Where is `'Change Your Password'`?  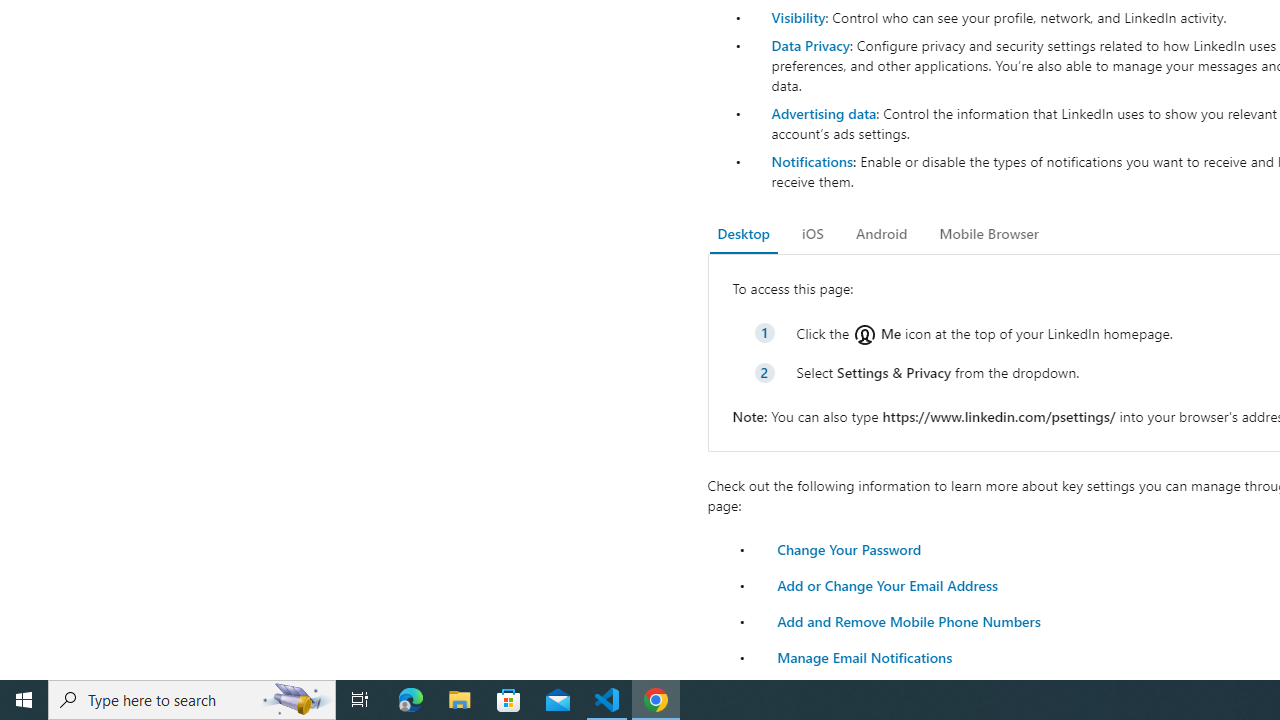
'Change Your Password' is located at coordinates (849, 549).